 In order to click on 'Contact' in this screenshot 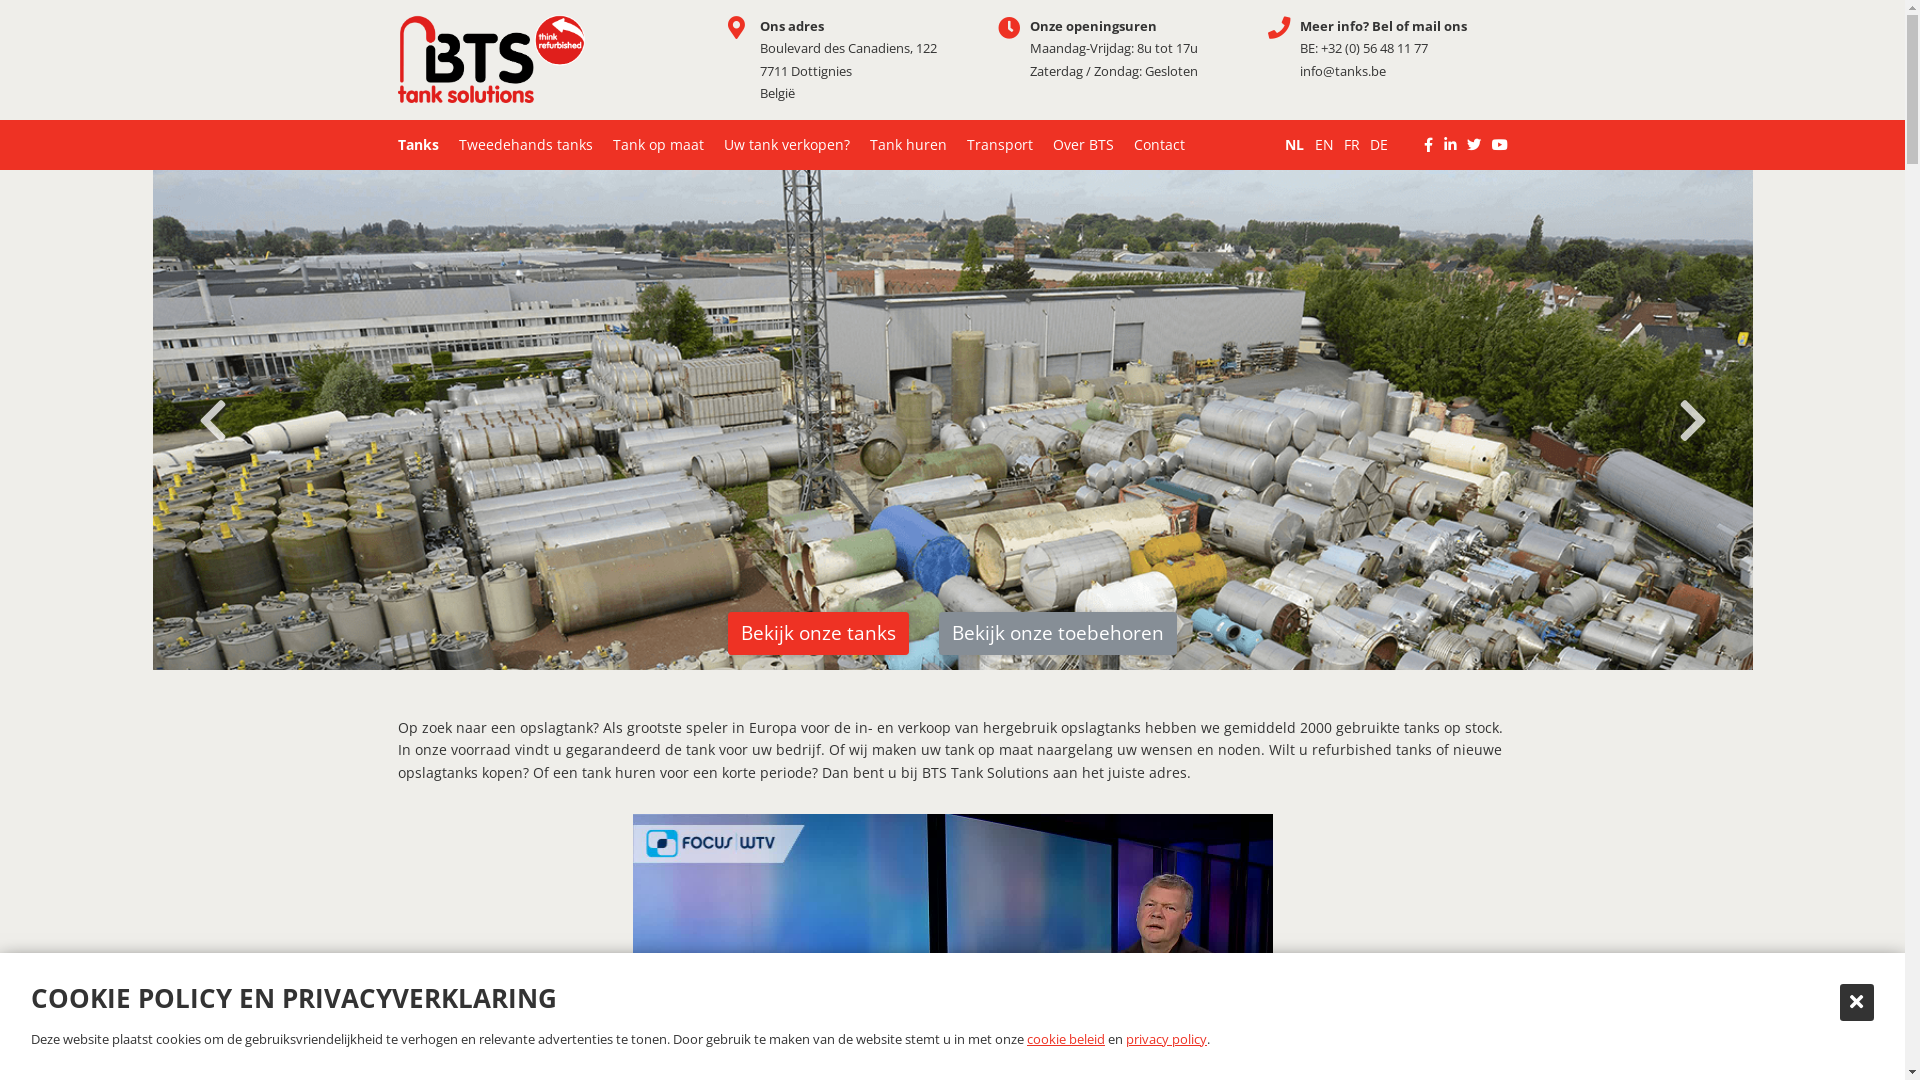, I will do `click(1159, 144)`.